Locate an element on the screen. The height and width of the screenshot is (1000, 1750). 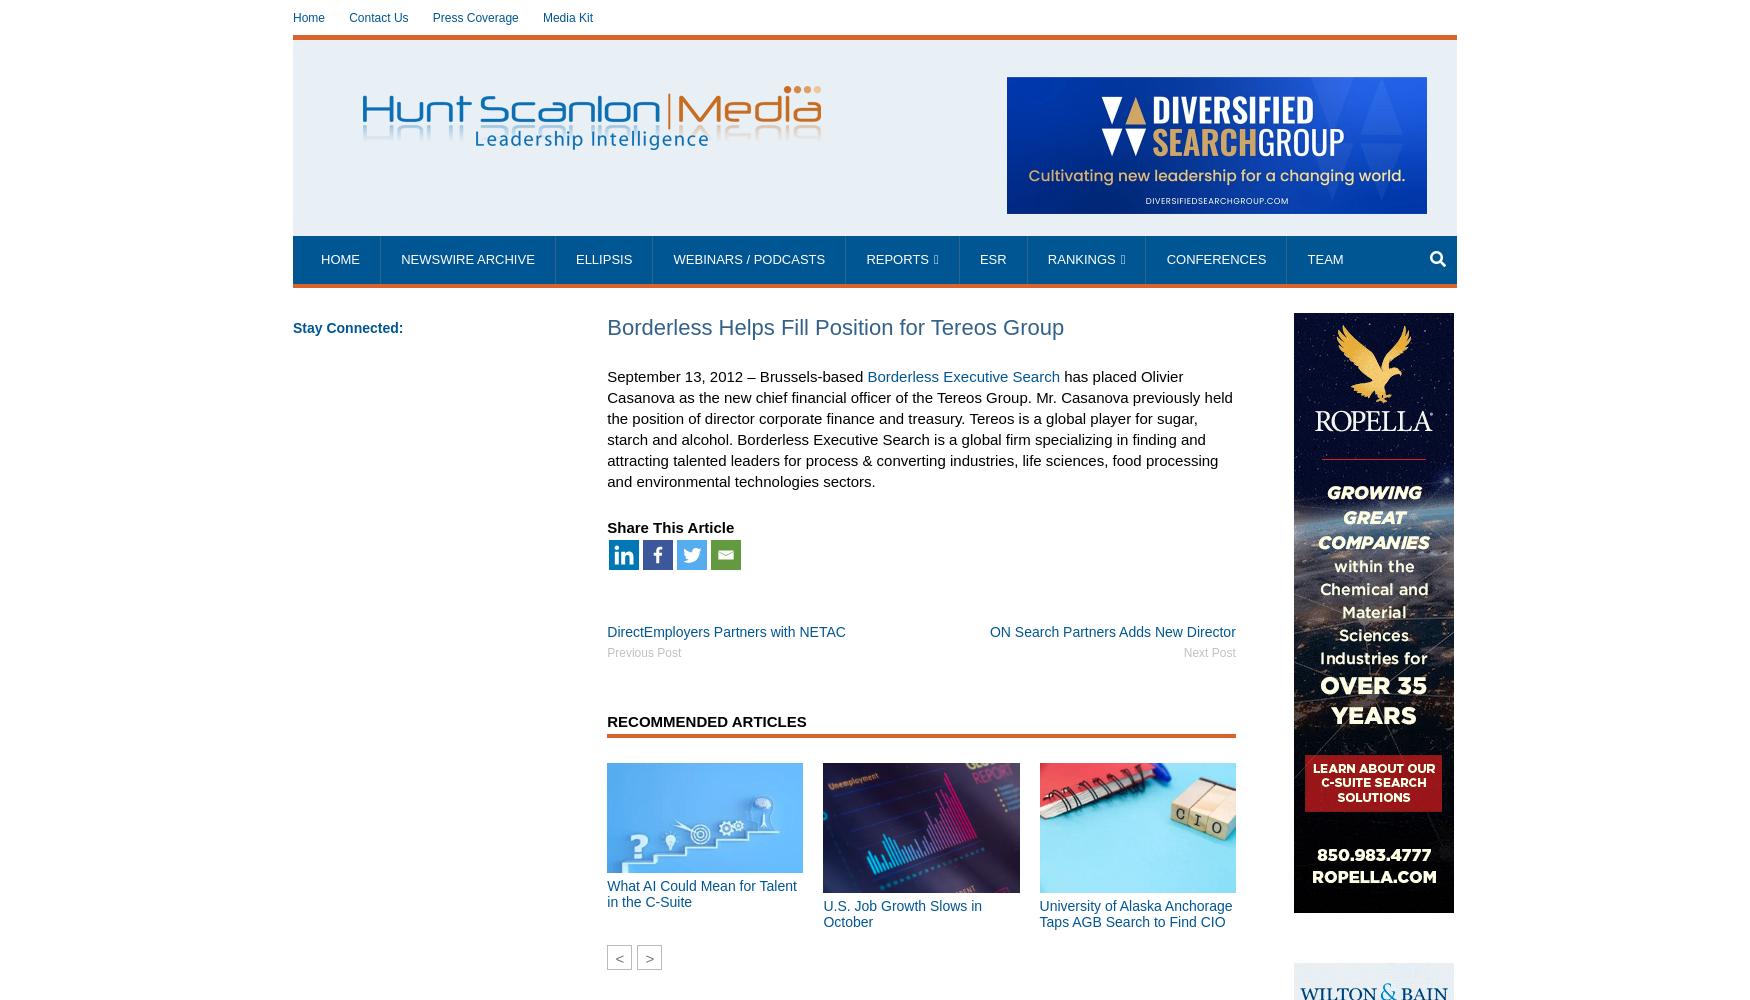
'Conferences' is located at coordinates (1165, 259).